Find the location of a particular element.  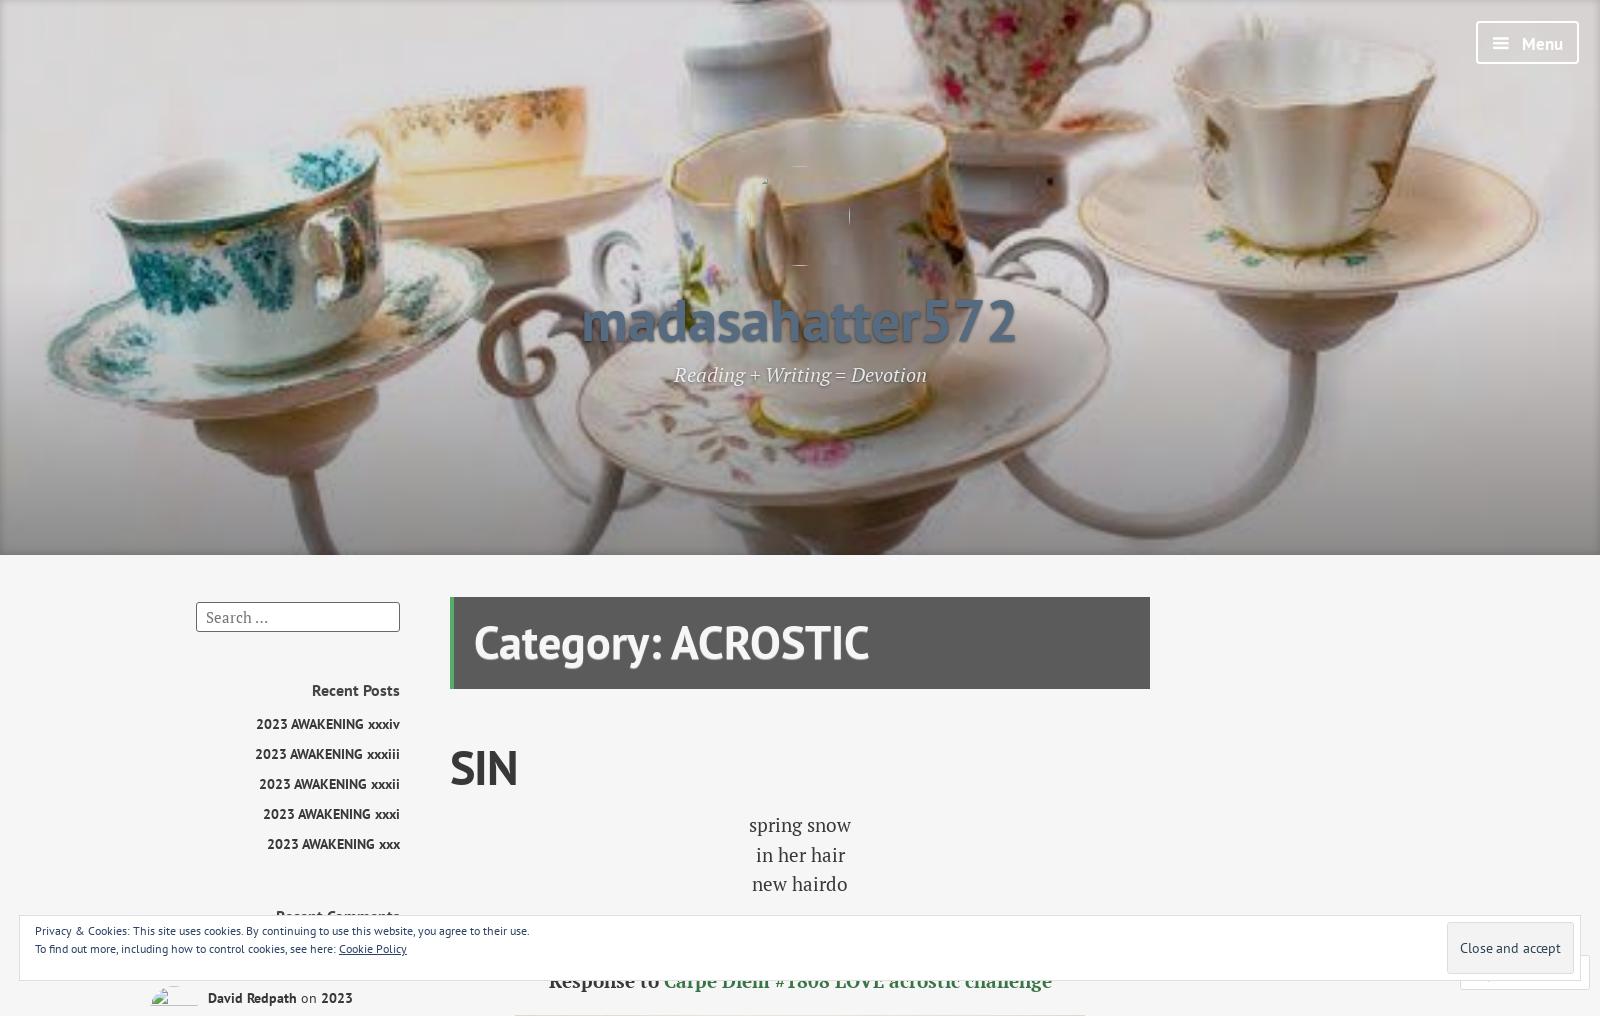

'David Redpath' is located at coordinates (252, 997).